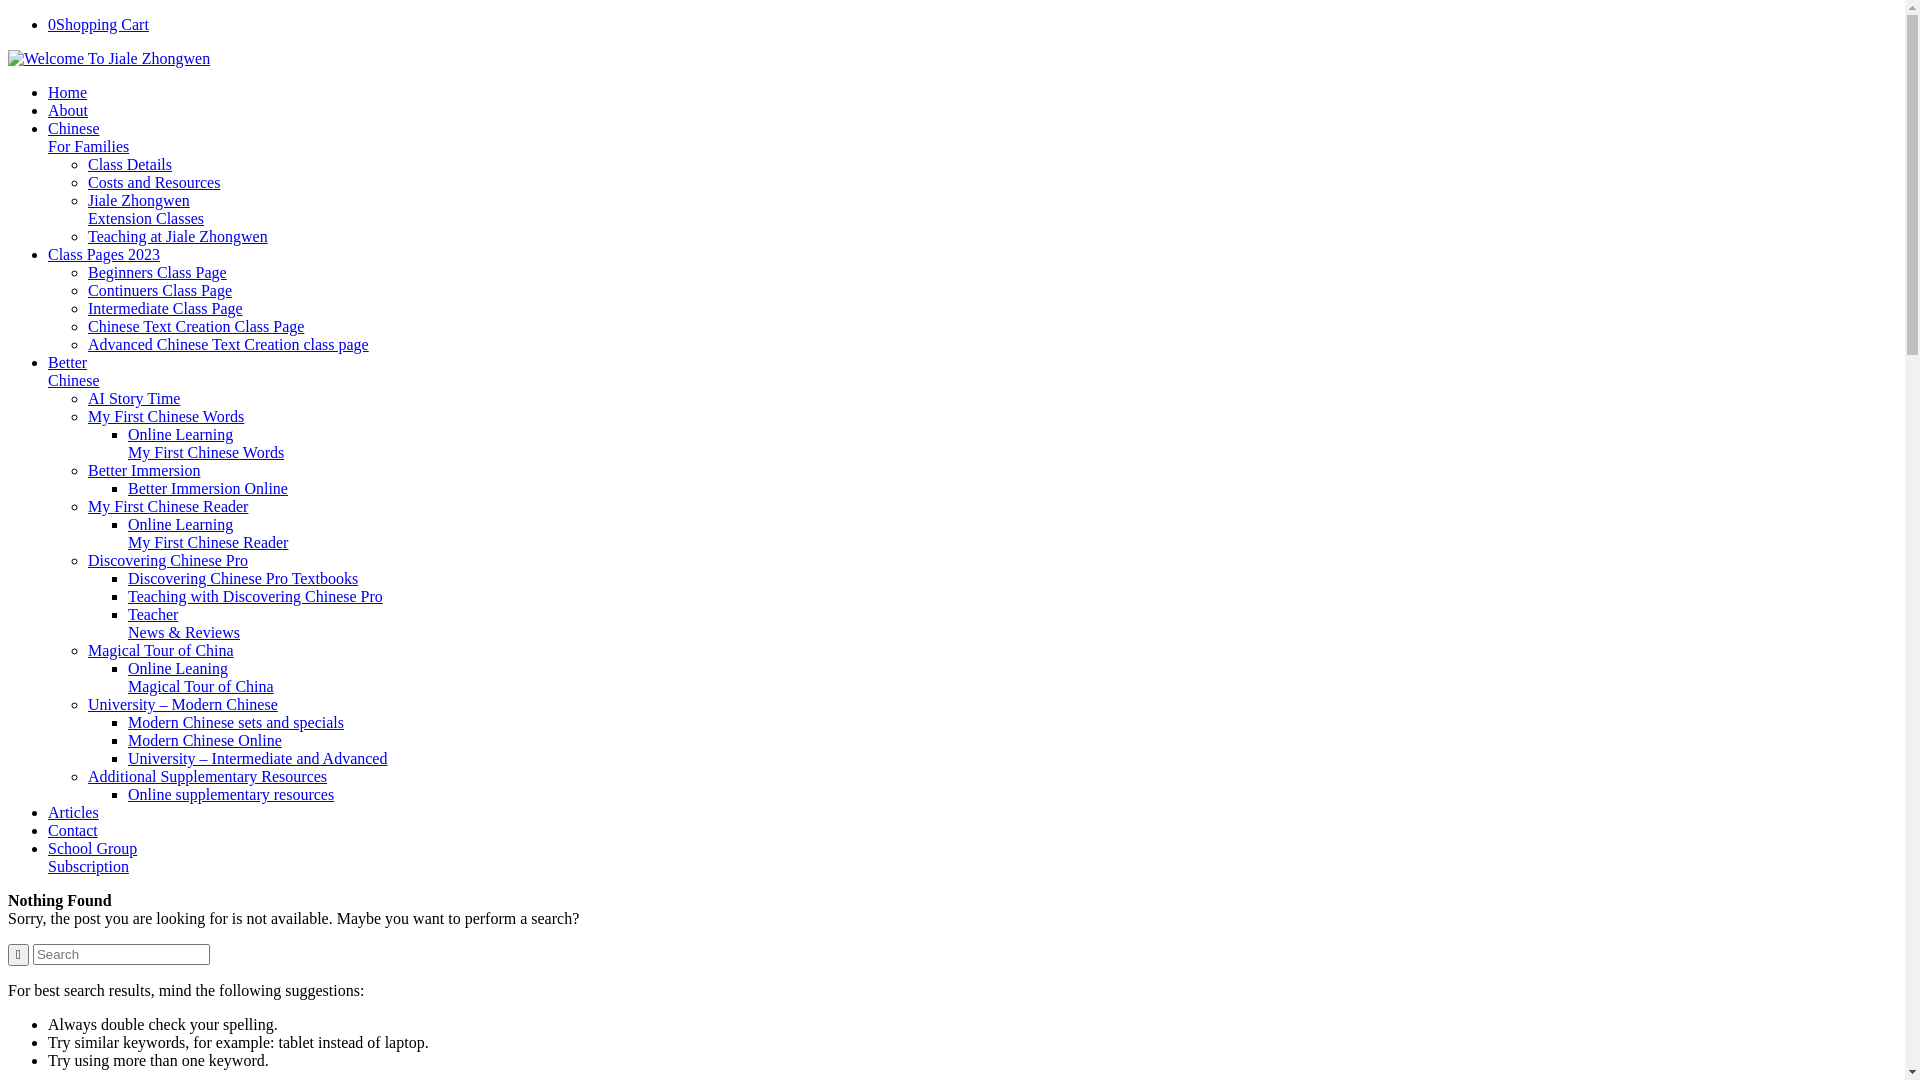  Describe the element at coordinates (242, 578) in the screenshot. I see `'Discovering Chinese Pro Textbooks'` at that location.